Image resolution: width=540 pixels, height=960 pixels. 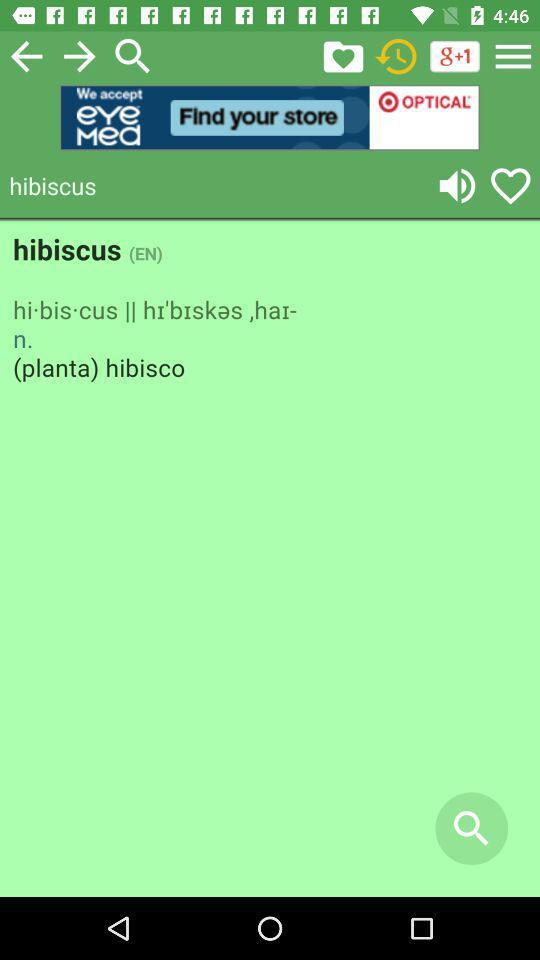 I want to click on screen page, so click(x=270, y=559).